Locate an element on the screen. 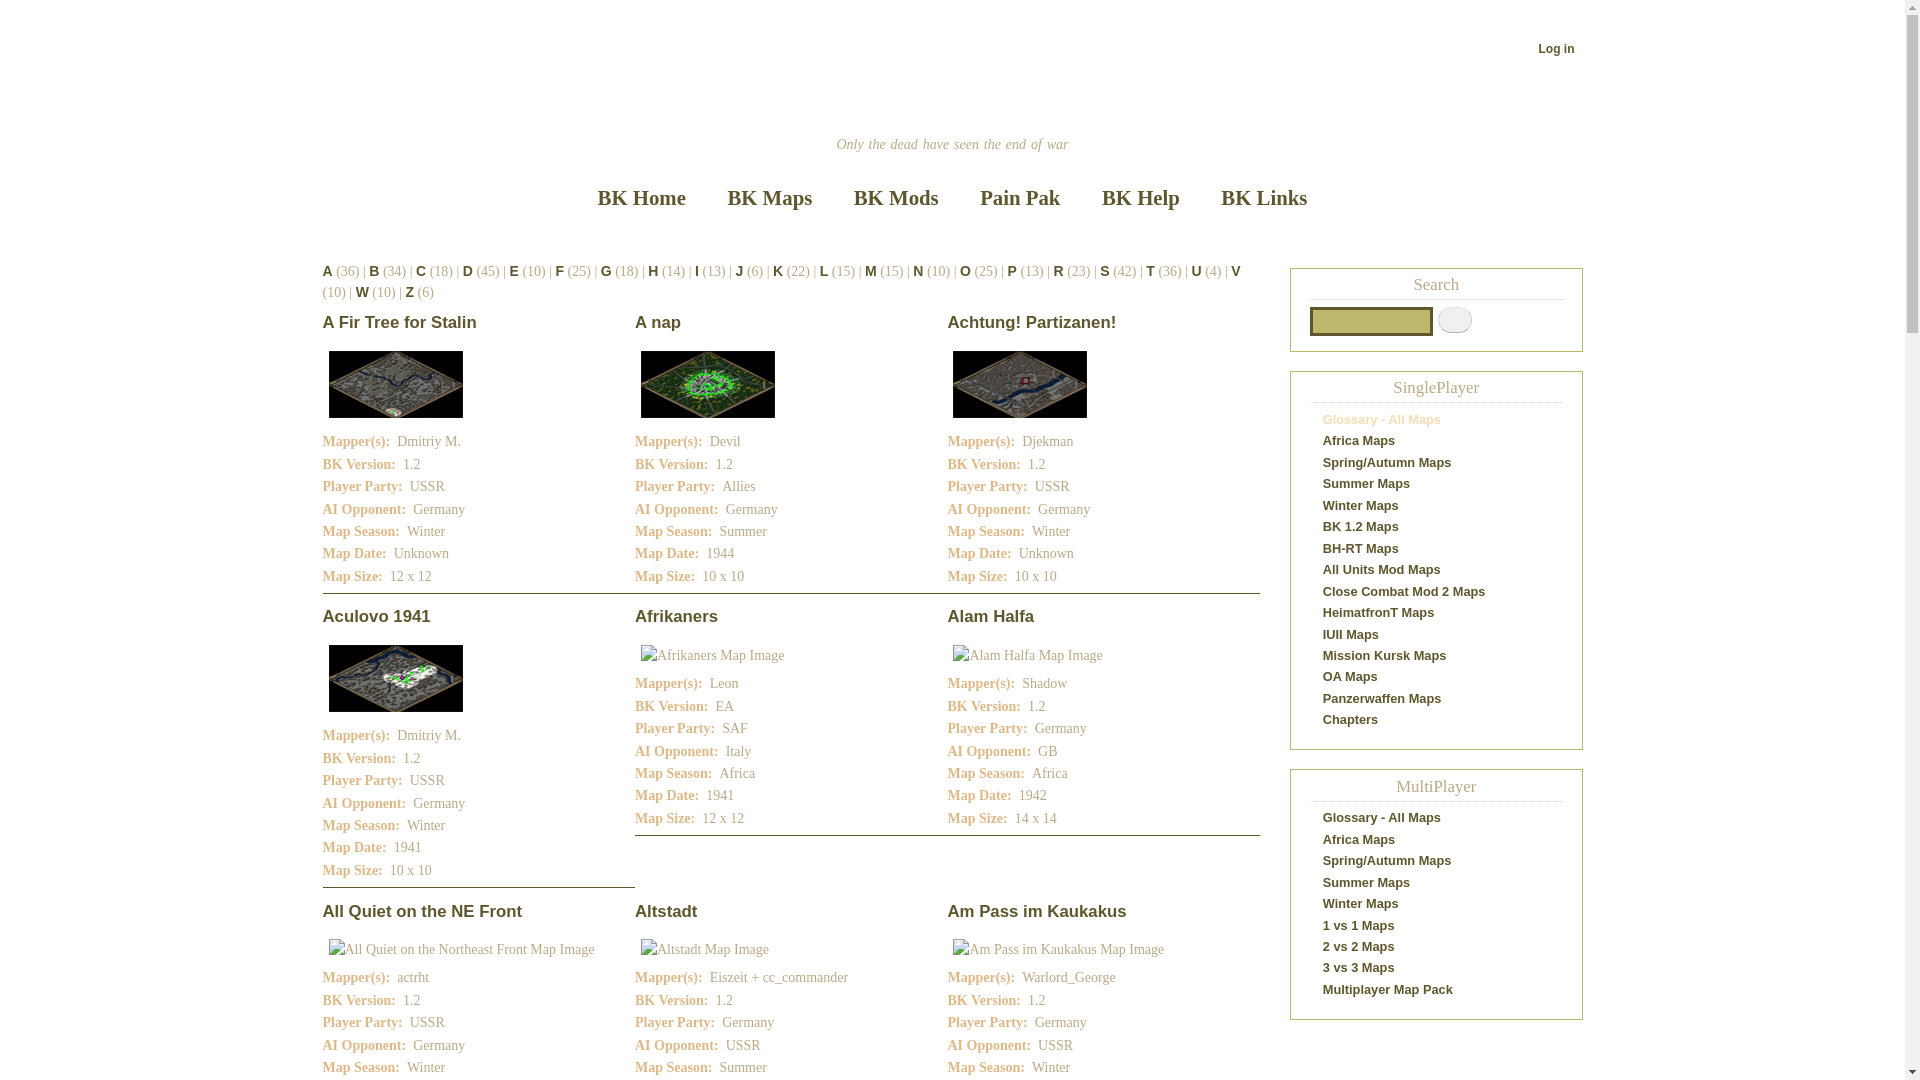  'Z' is located at coordinates (409, 292).